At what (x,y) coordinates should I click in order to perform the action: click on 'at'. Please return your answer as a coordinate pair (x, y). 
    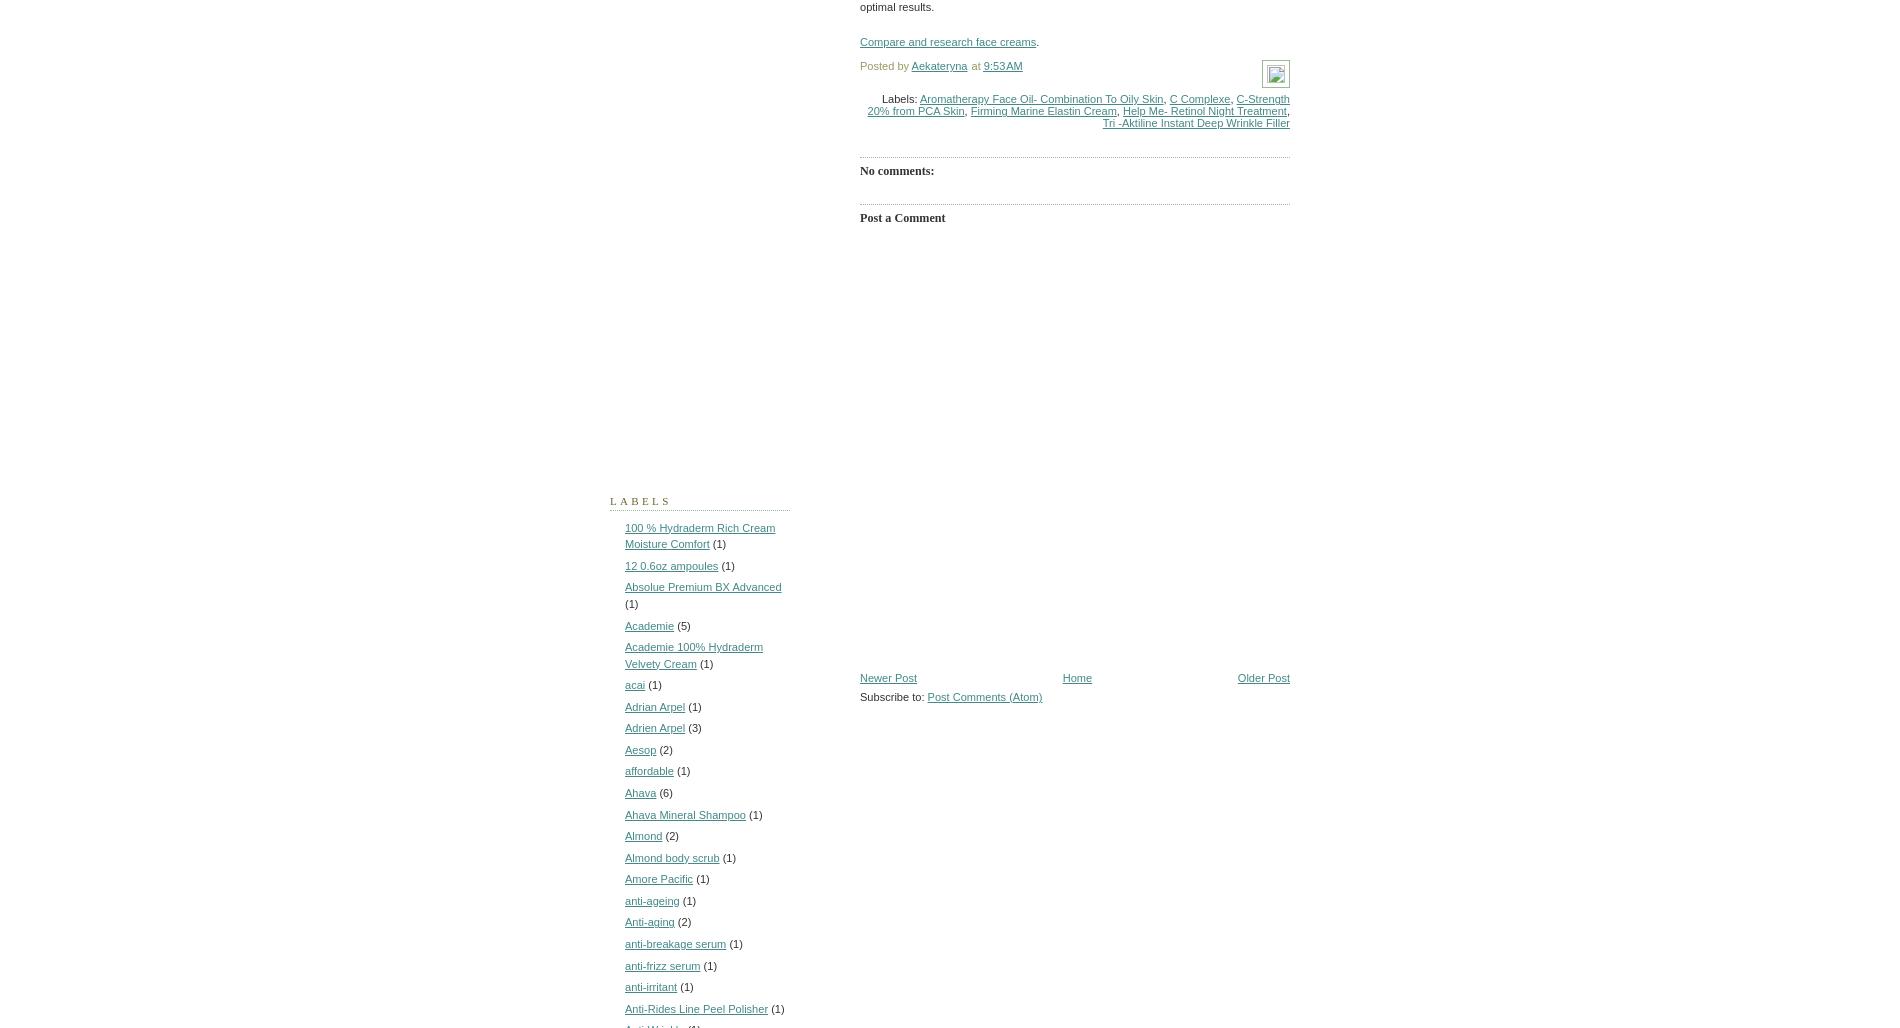
    Looking at the image, I should click on (971, 64).